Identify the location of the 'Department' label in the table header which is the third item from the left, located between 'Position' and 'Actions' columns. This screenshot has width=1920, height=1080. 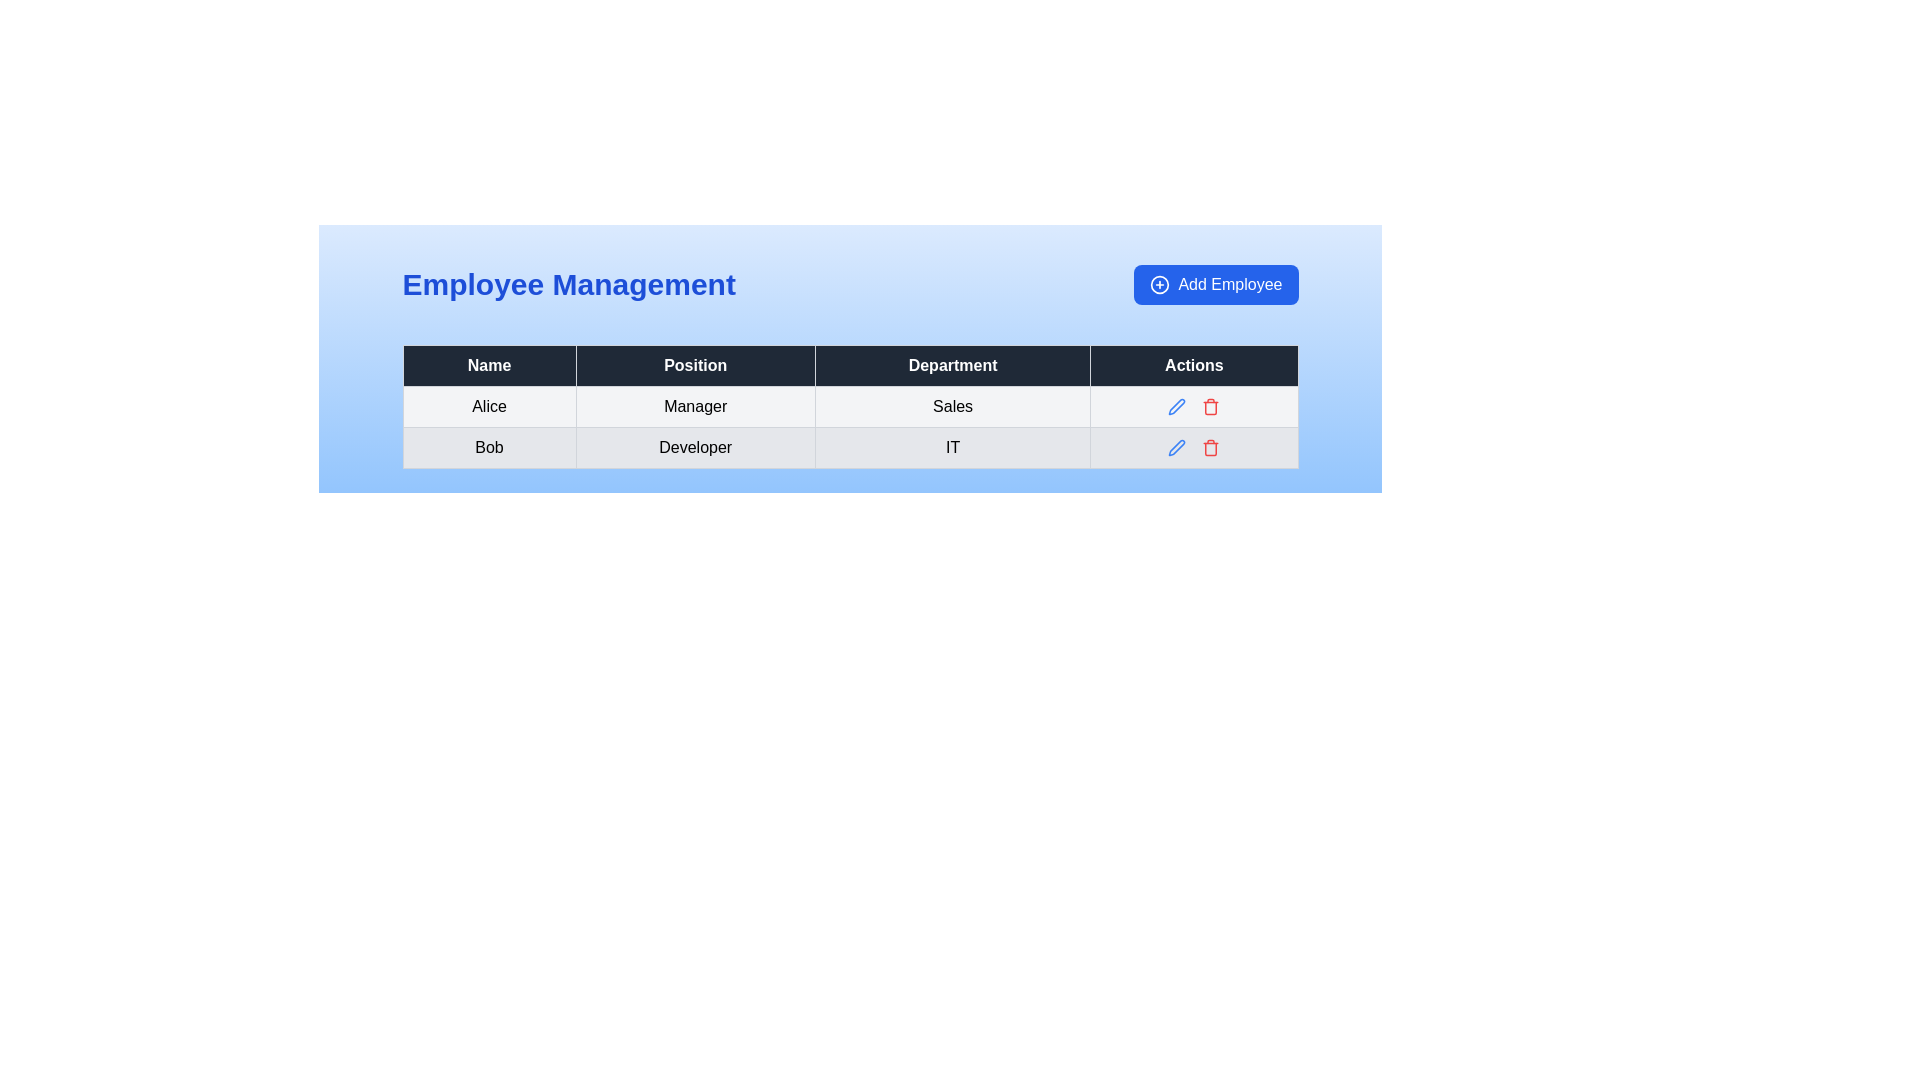
(952, 366).